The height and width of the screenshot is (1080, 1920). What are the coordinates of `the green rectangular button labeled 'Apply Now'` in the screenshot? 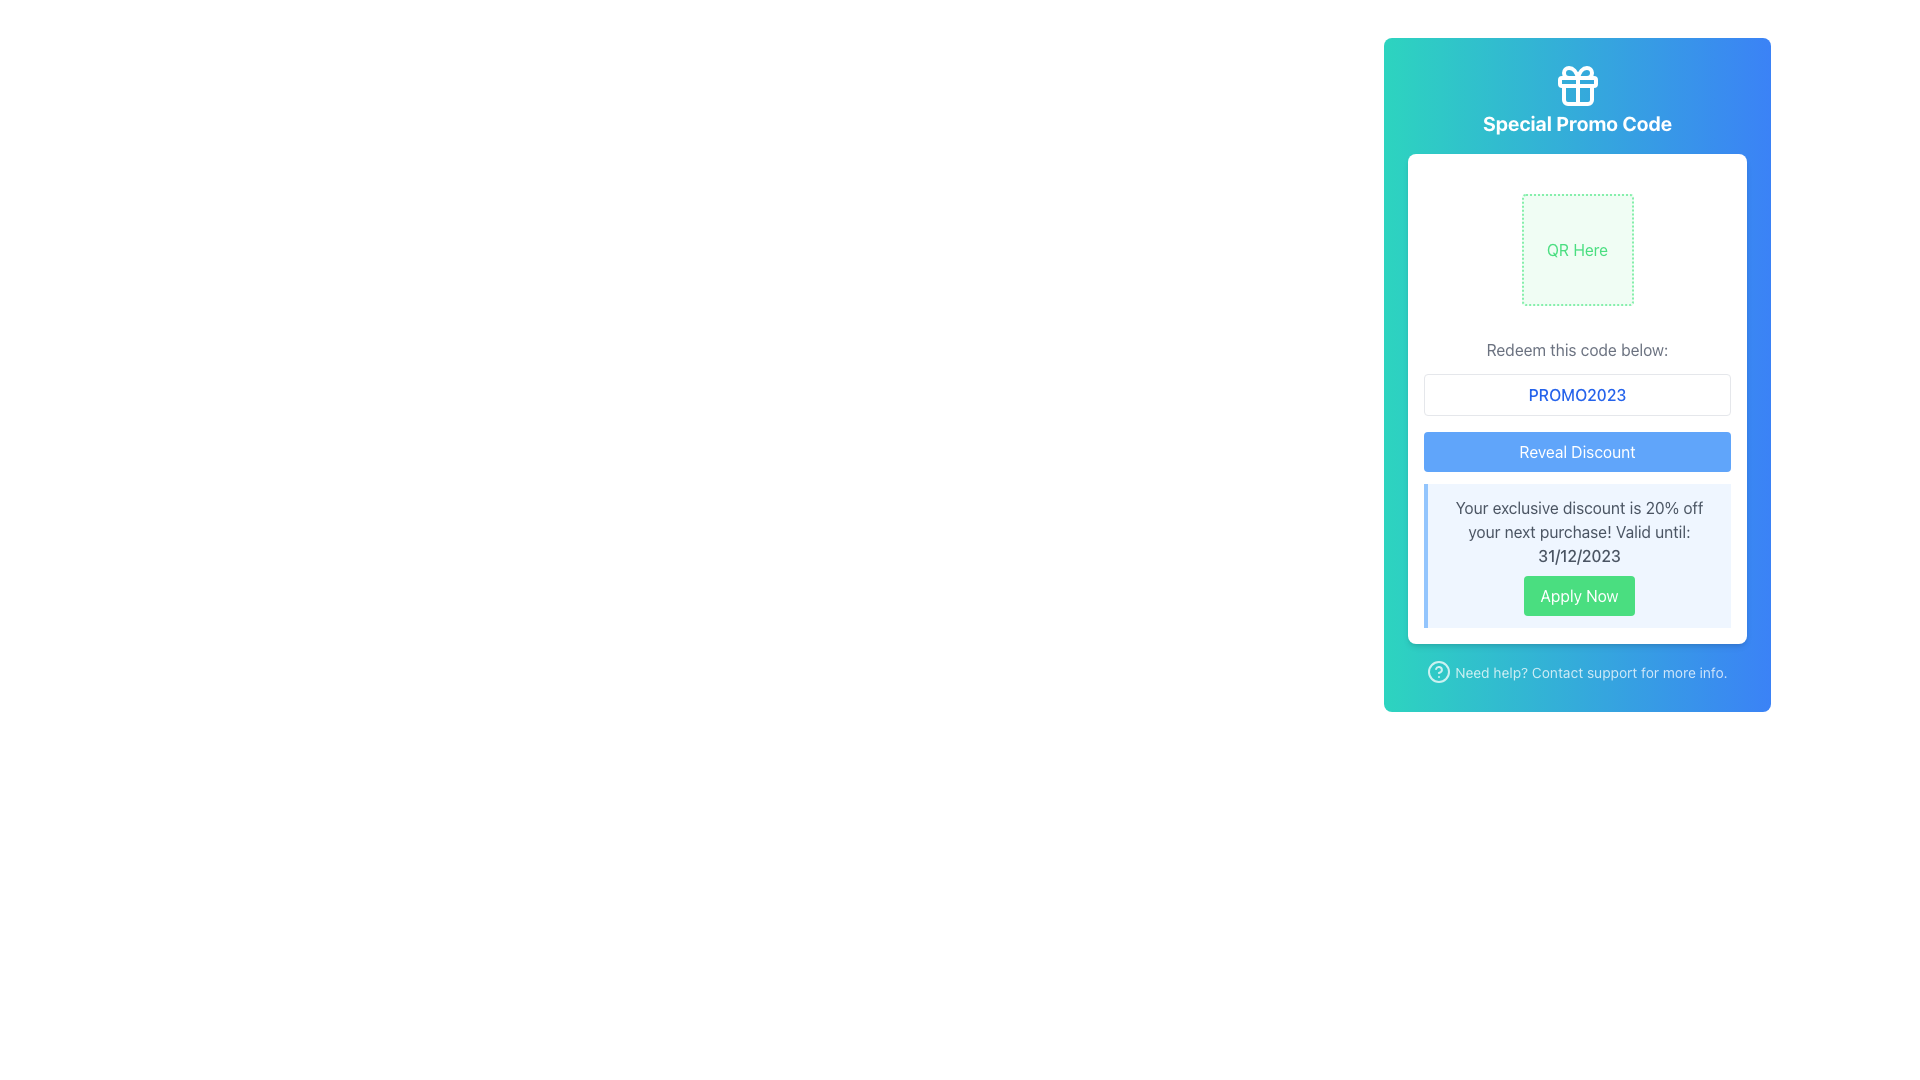 It's located at (1578, 595).